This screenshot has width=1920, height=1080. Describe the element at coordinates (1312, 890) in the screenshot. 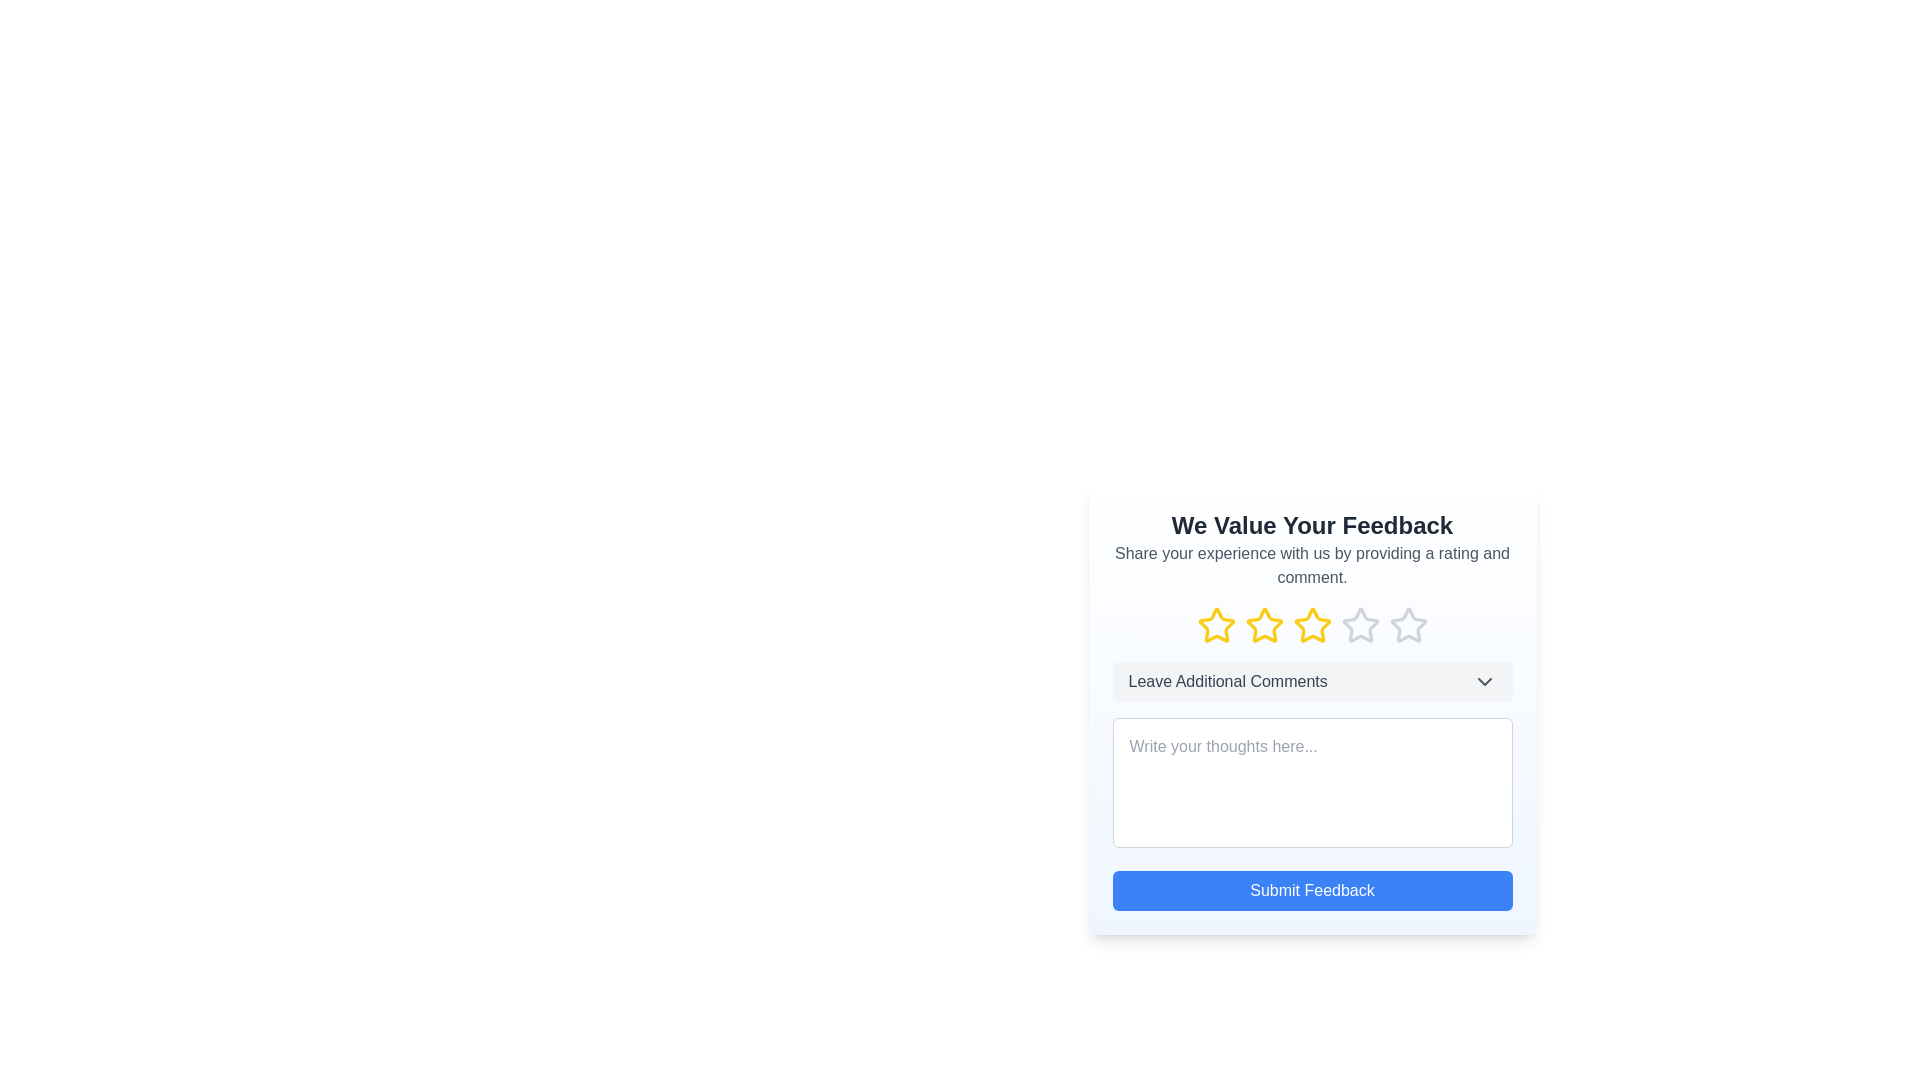

I see `the feedback submission button located at the bottom section of the feedback form` at that location.